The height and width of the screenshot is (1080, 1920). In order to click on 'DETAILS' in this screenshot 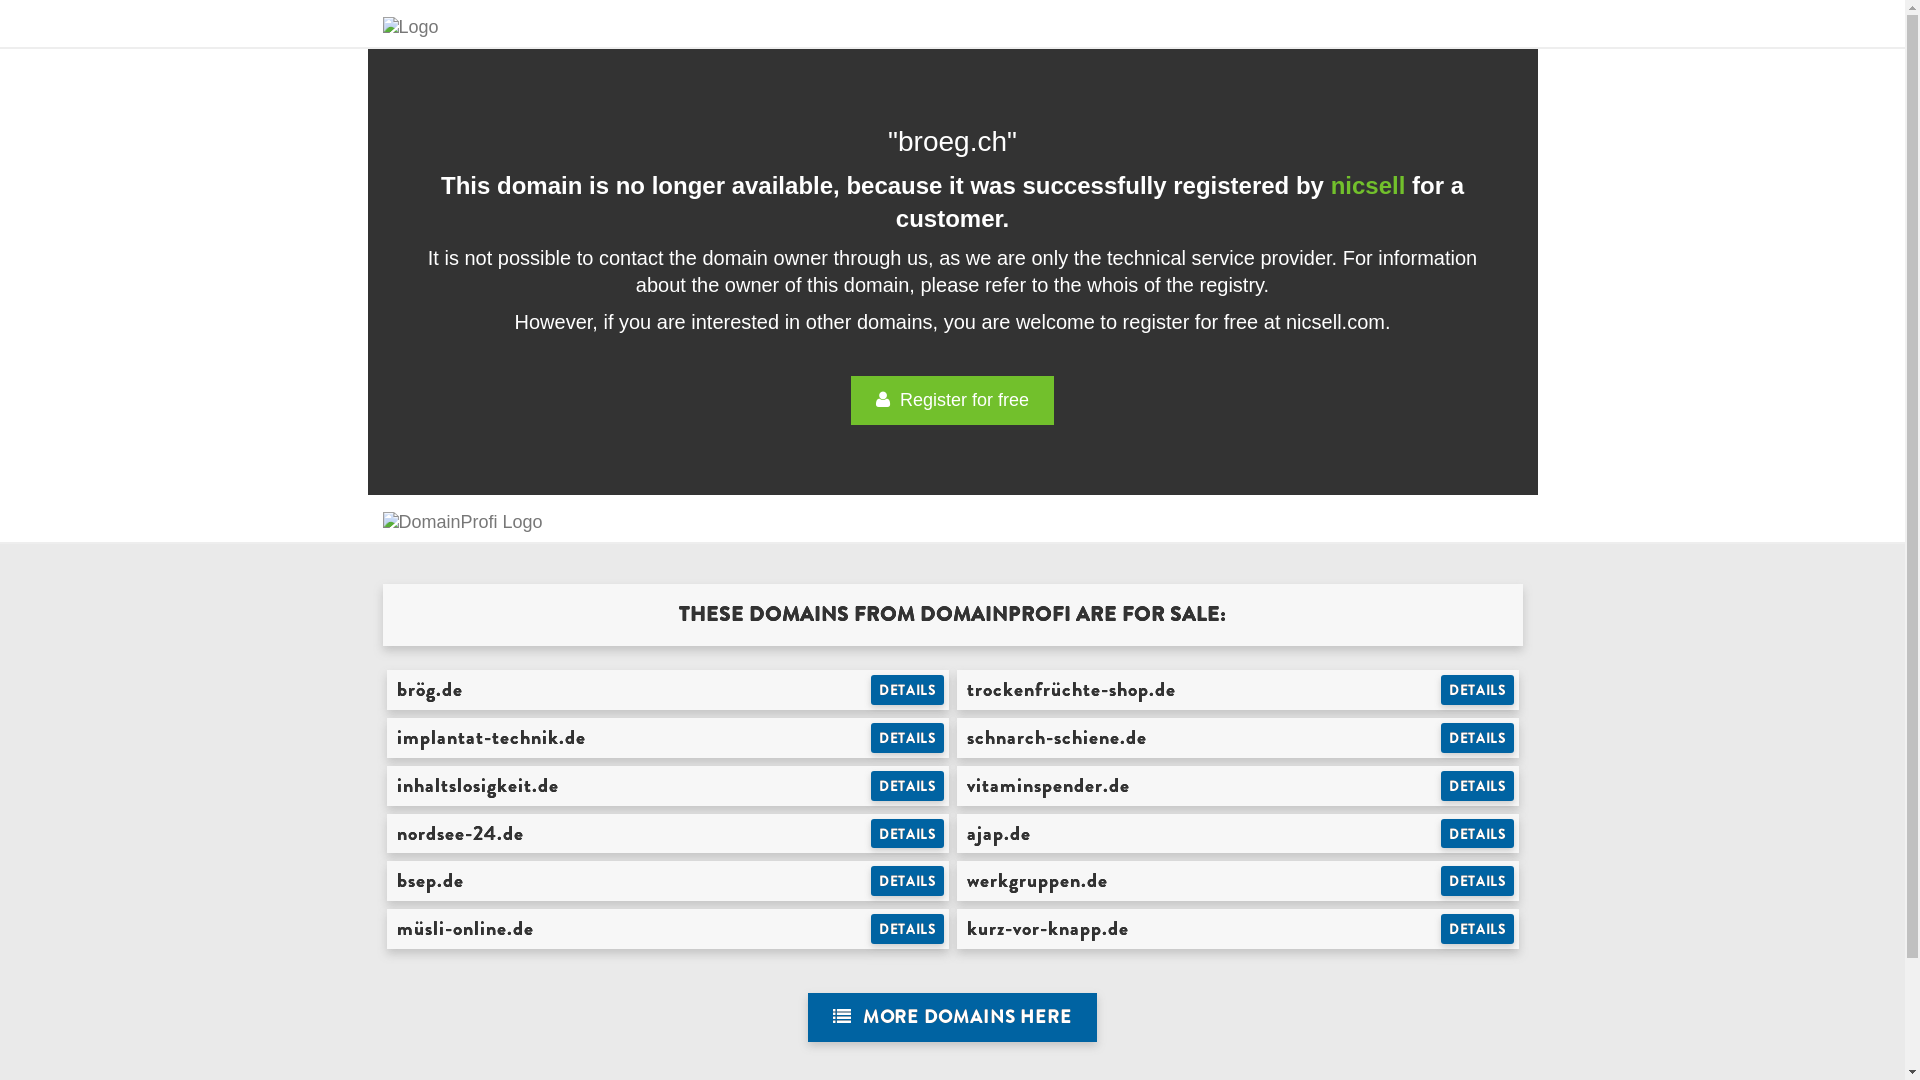, I will do `click(1477, 785)`.